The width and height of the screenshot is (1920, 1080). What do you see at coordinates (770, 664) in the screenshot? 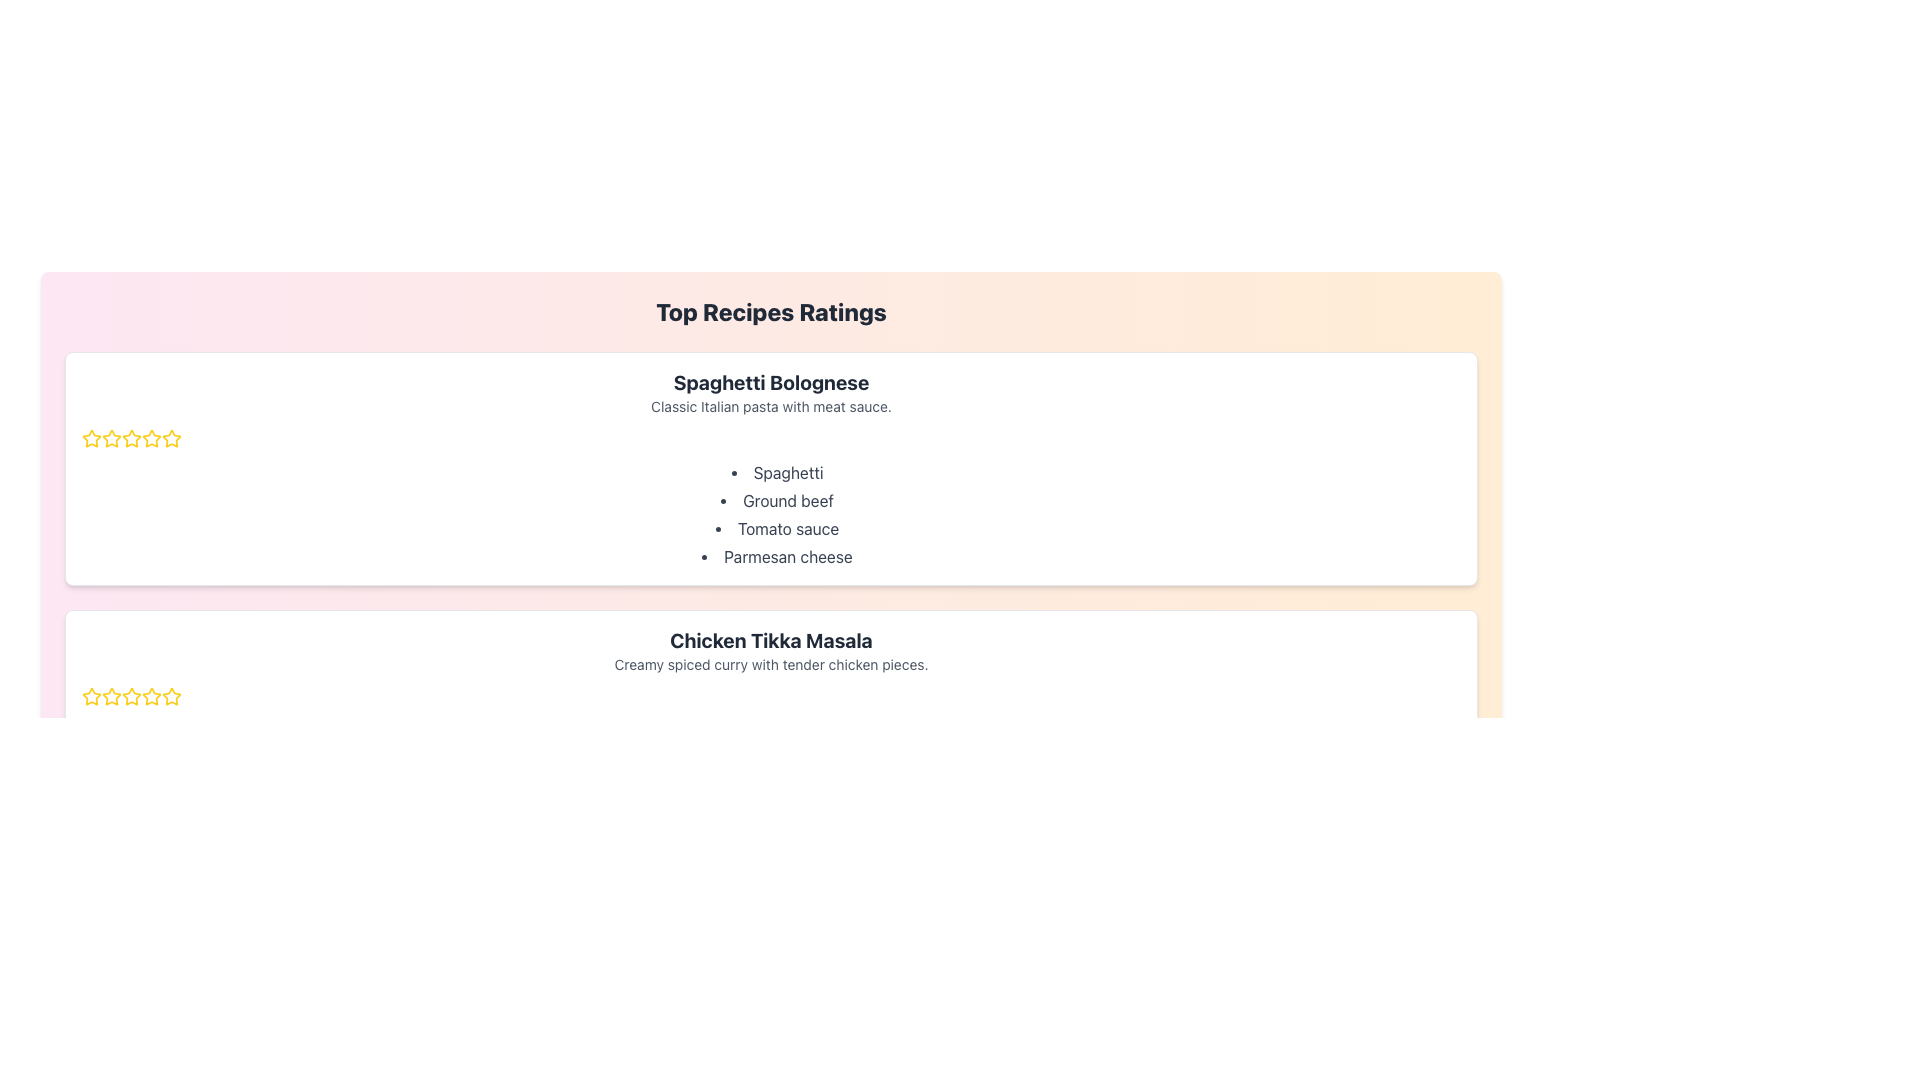
I see `the description text that provides additional information about the 'Chicken Tikka Masala' dish, located directly underneath the title` at bounding box center [770, 664].